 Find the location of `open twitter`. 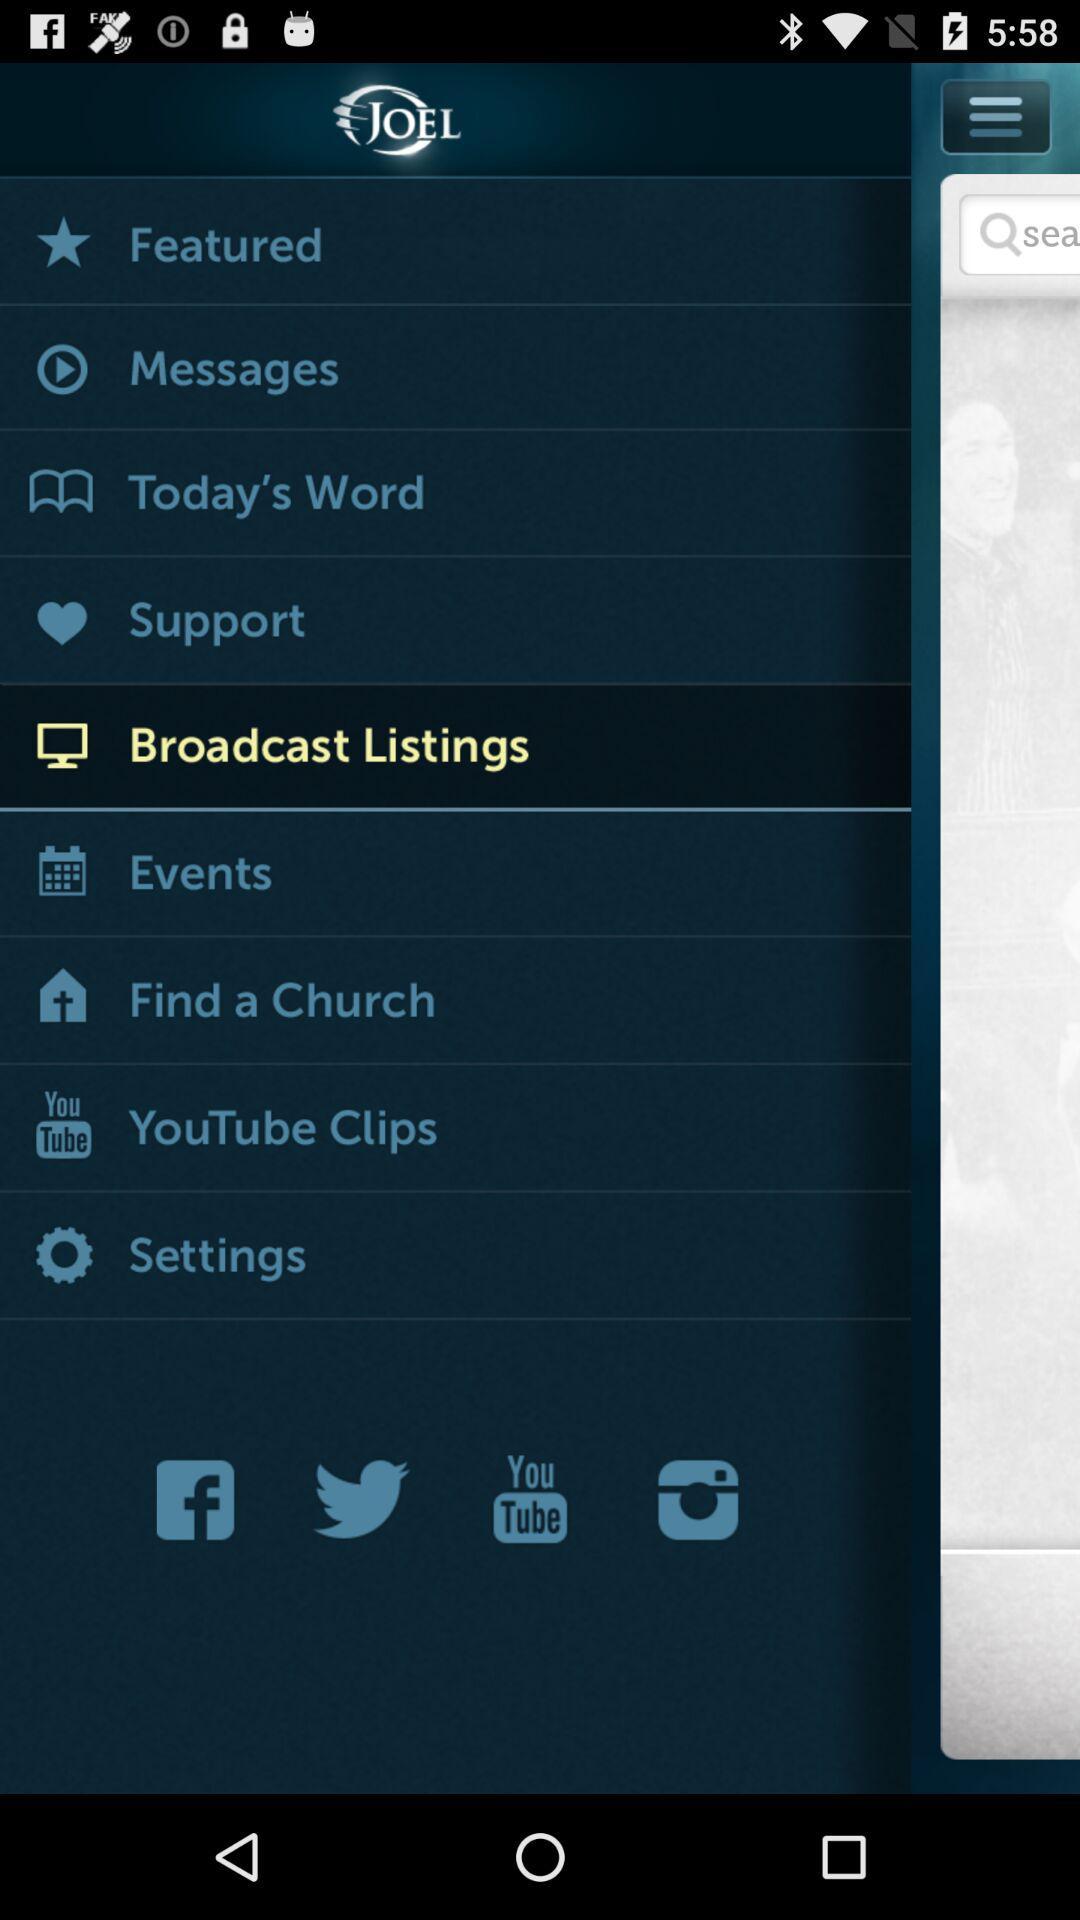

open twitter is located at coordinates (362, 1499).